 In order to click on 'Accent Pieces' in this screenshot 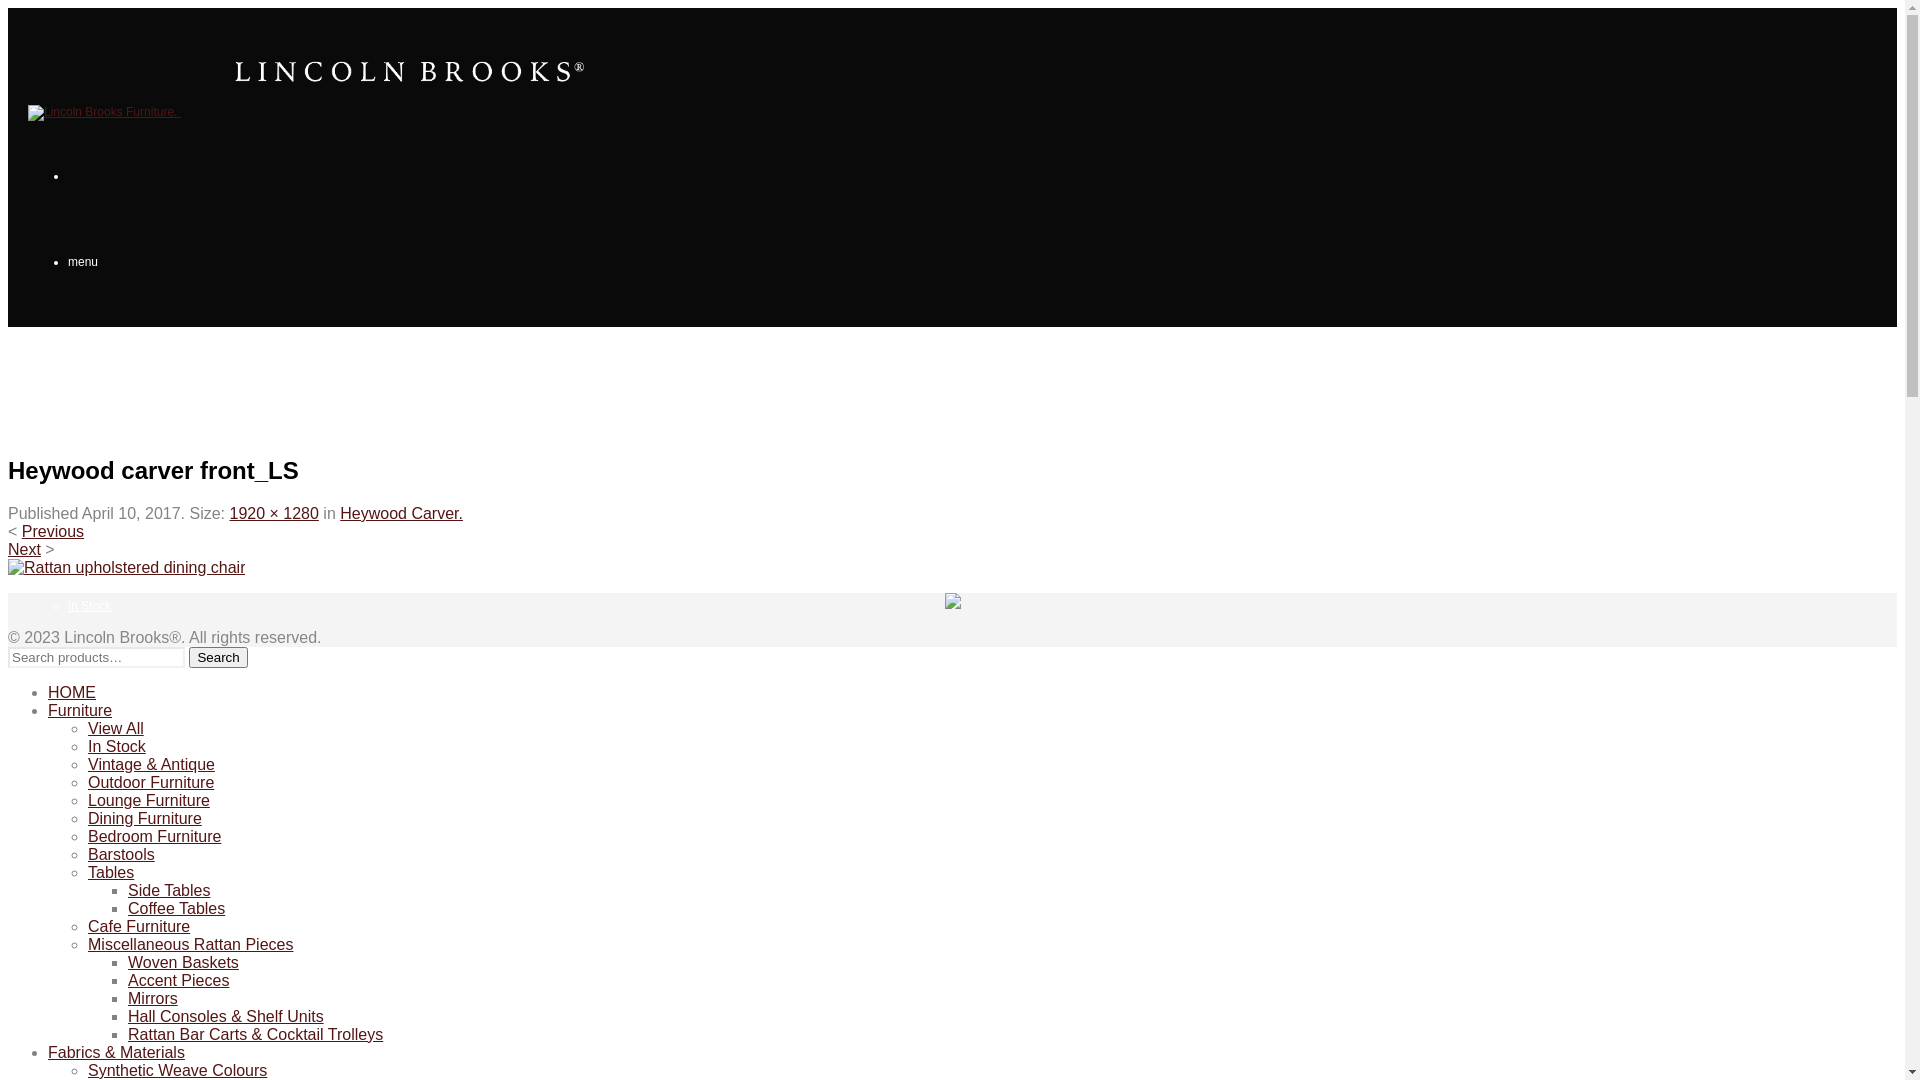, I will do `click(178, 979)`.